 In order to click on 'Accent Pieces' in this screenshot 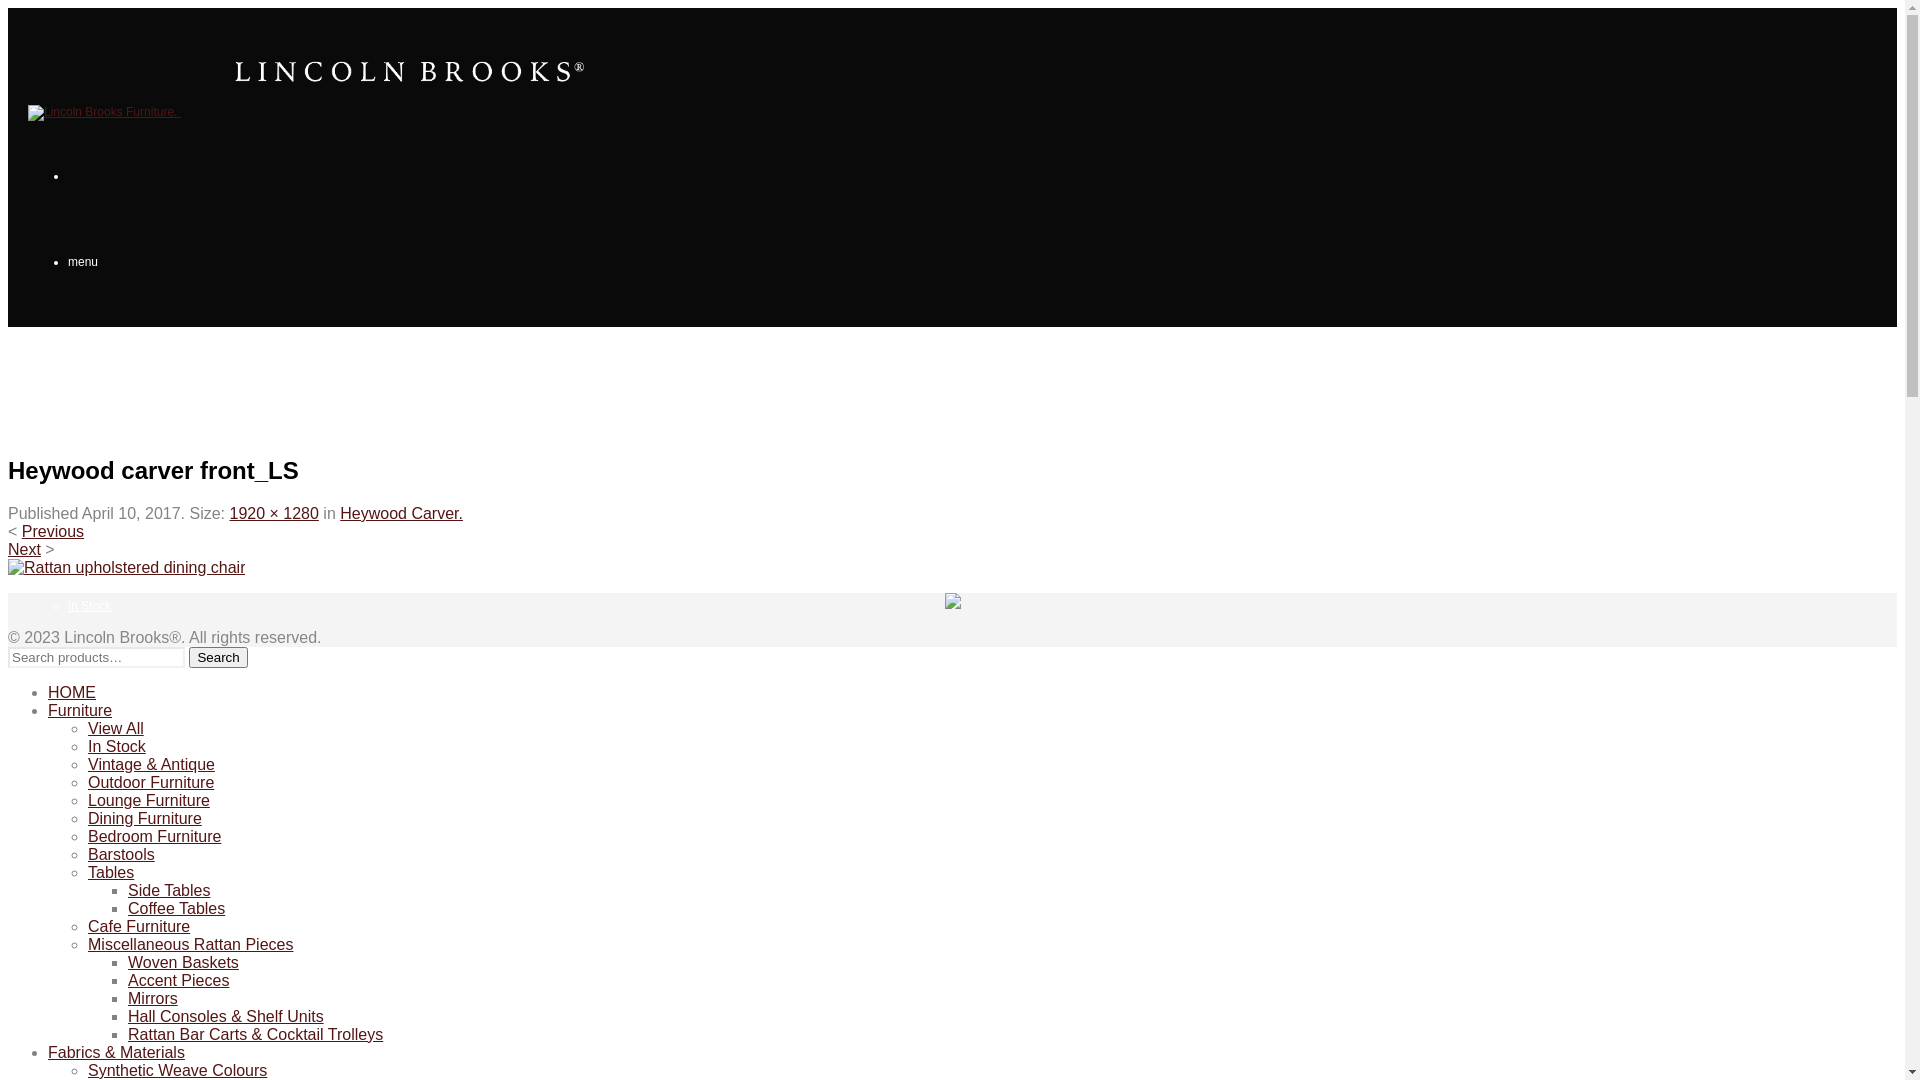, I will do `click(178, 979)`.